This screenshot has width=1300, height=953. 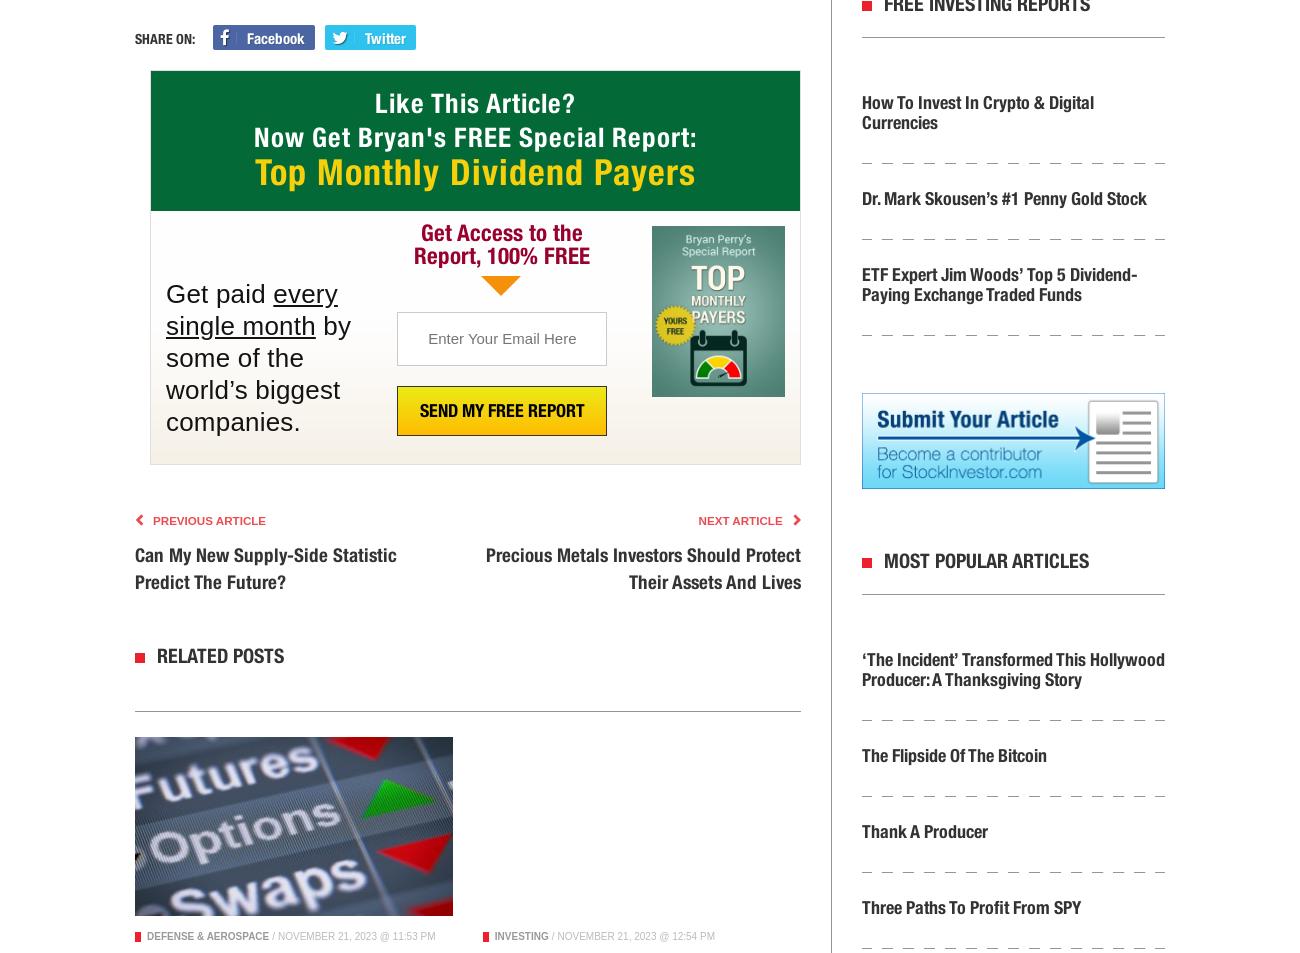 What do you see at coordinates (250, 309) in the screenshot?
I see `'every single month'` at bounding box center [250, 309].